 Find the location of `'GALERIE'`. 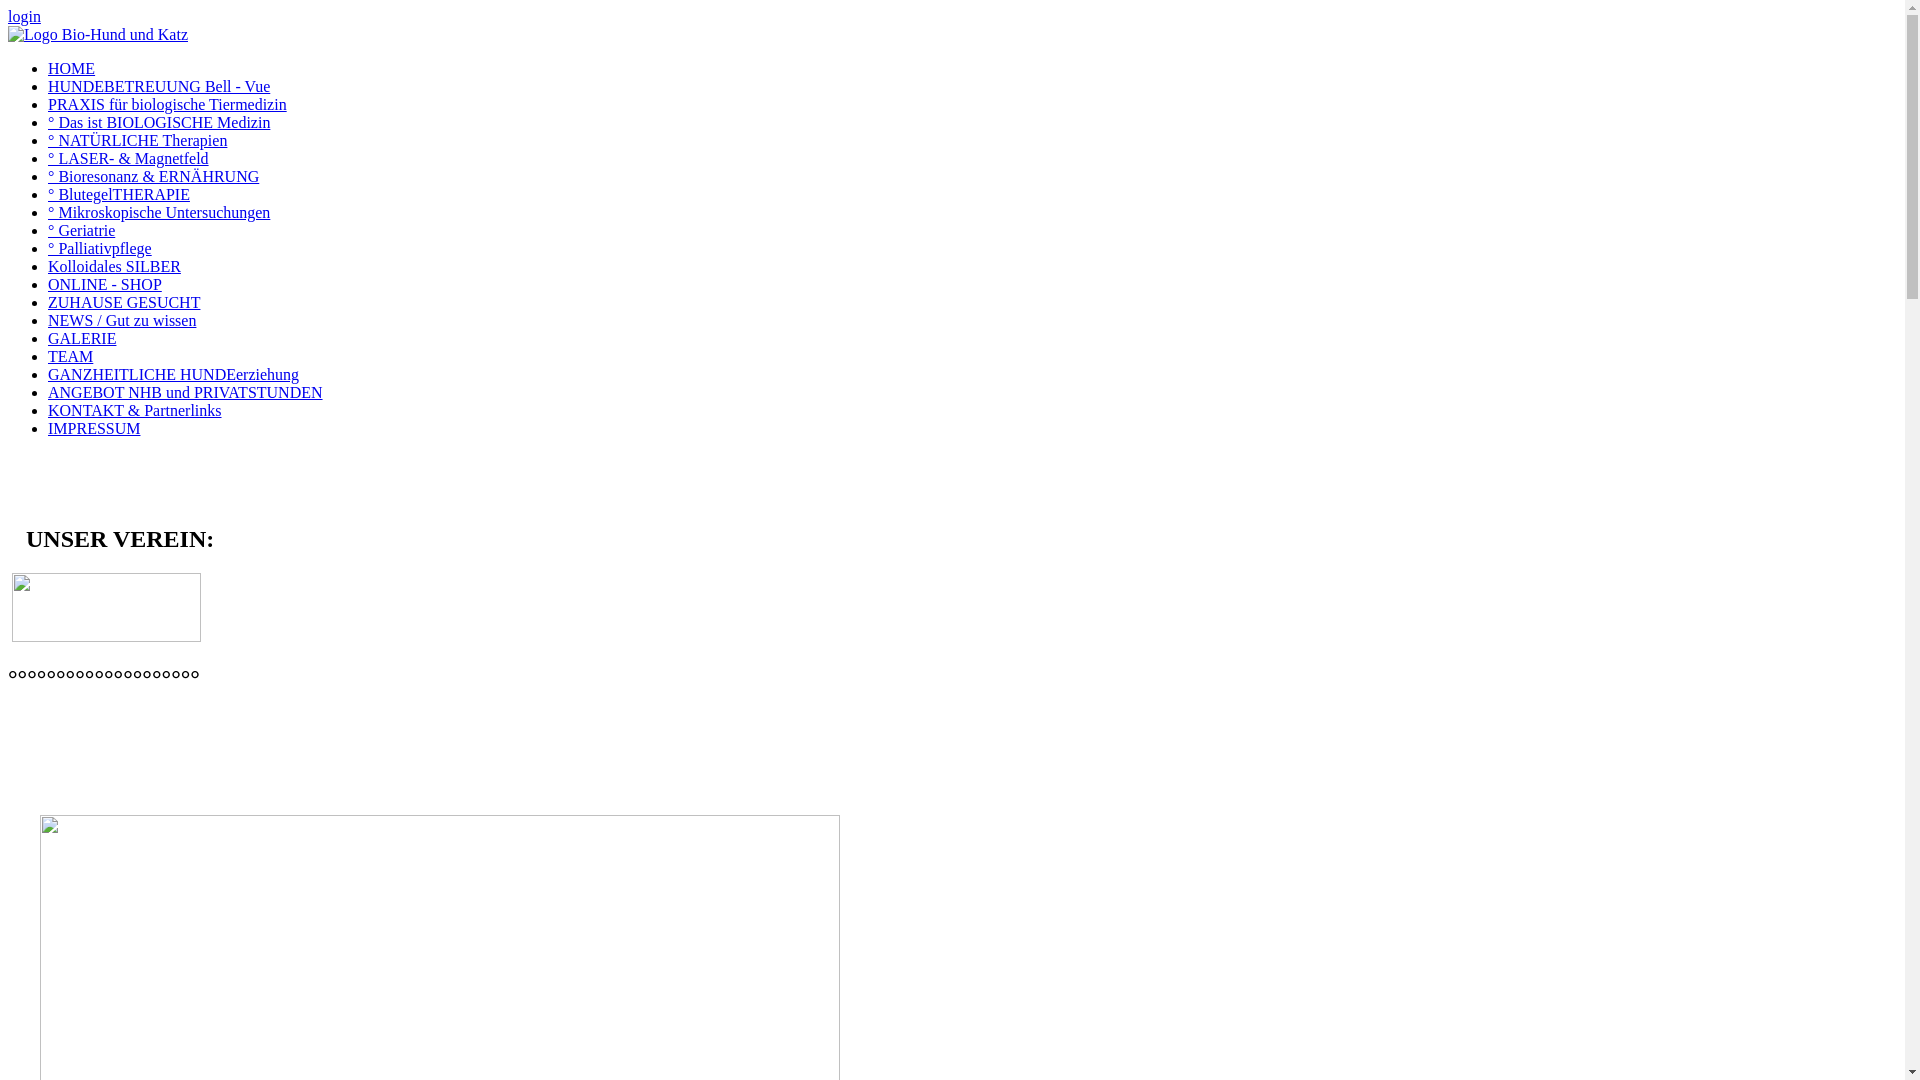

'GALERIE' is located at coordinates (80, 337).